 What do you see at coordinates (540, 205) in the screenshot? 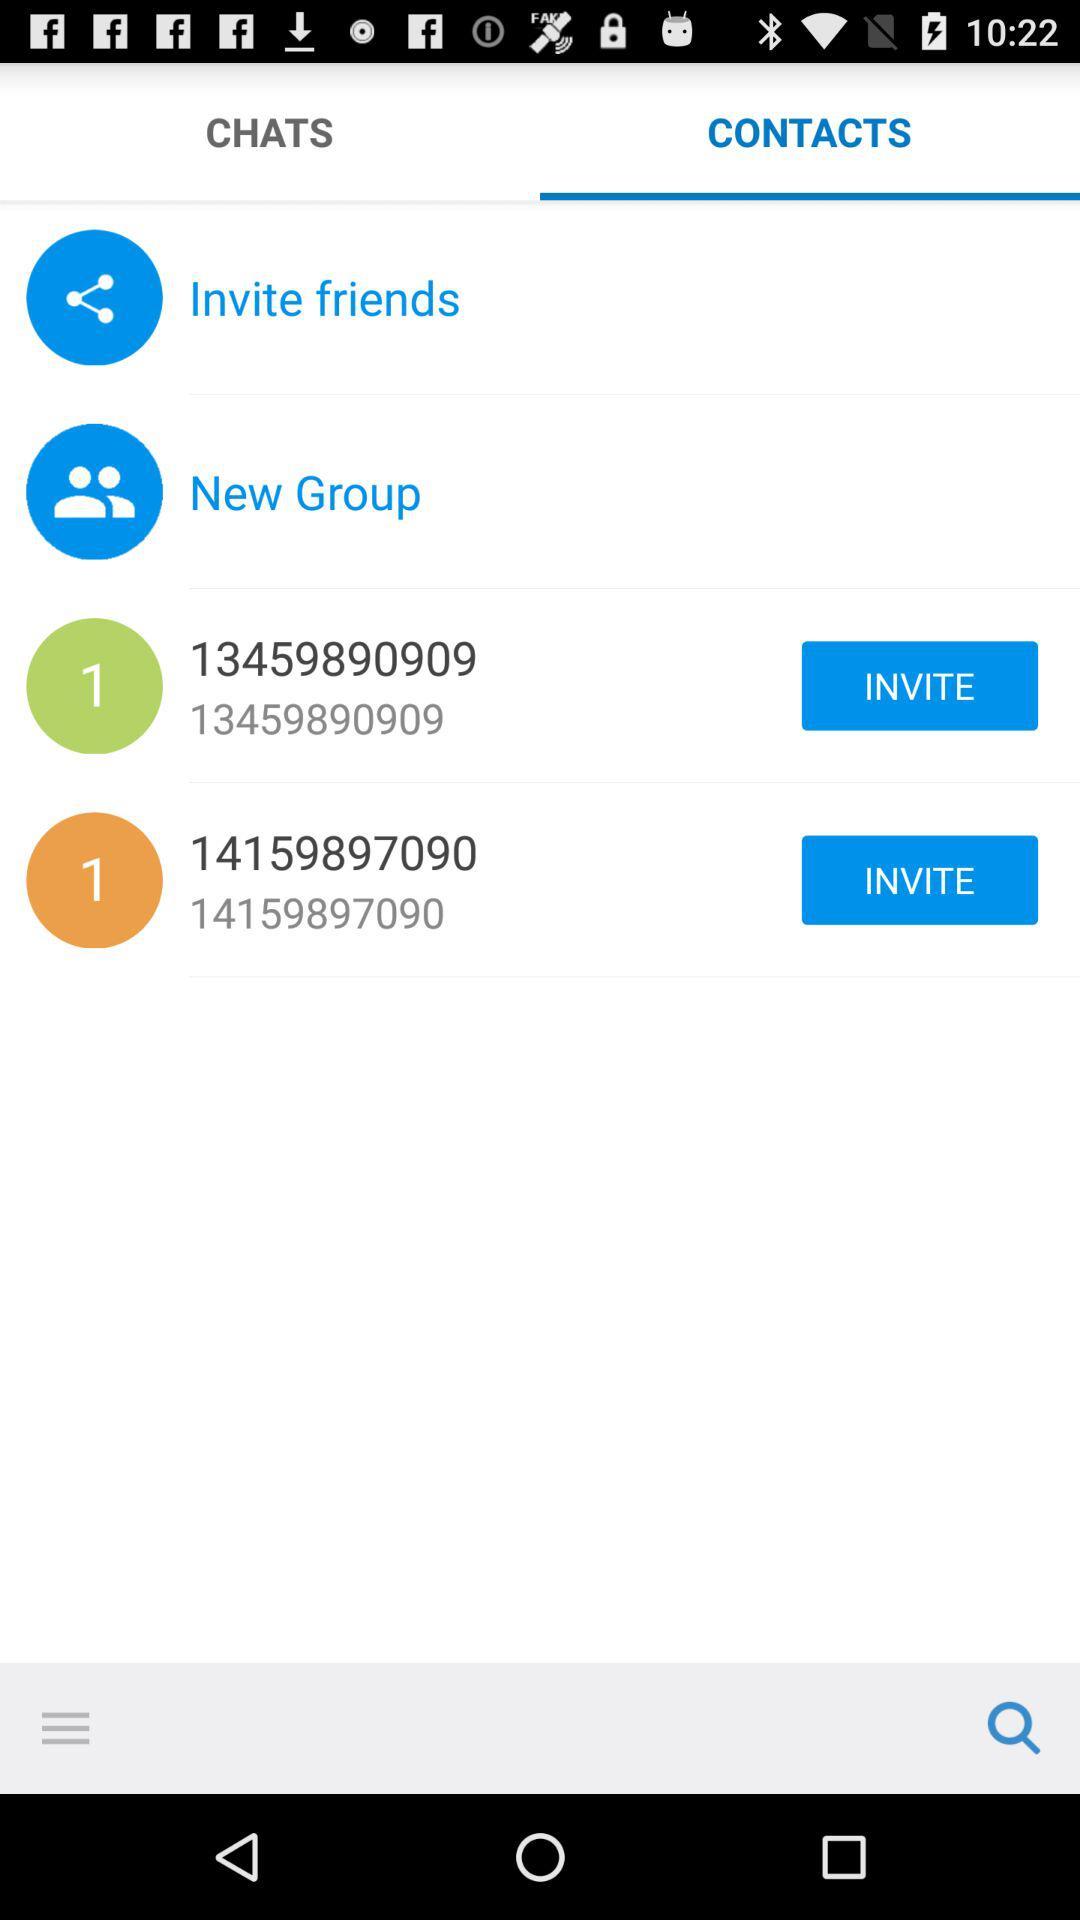
I see `slide across` at bounding box center [540, 205].